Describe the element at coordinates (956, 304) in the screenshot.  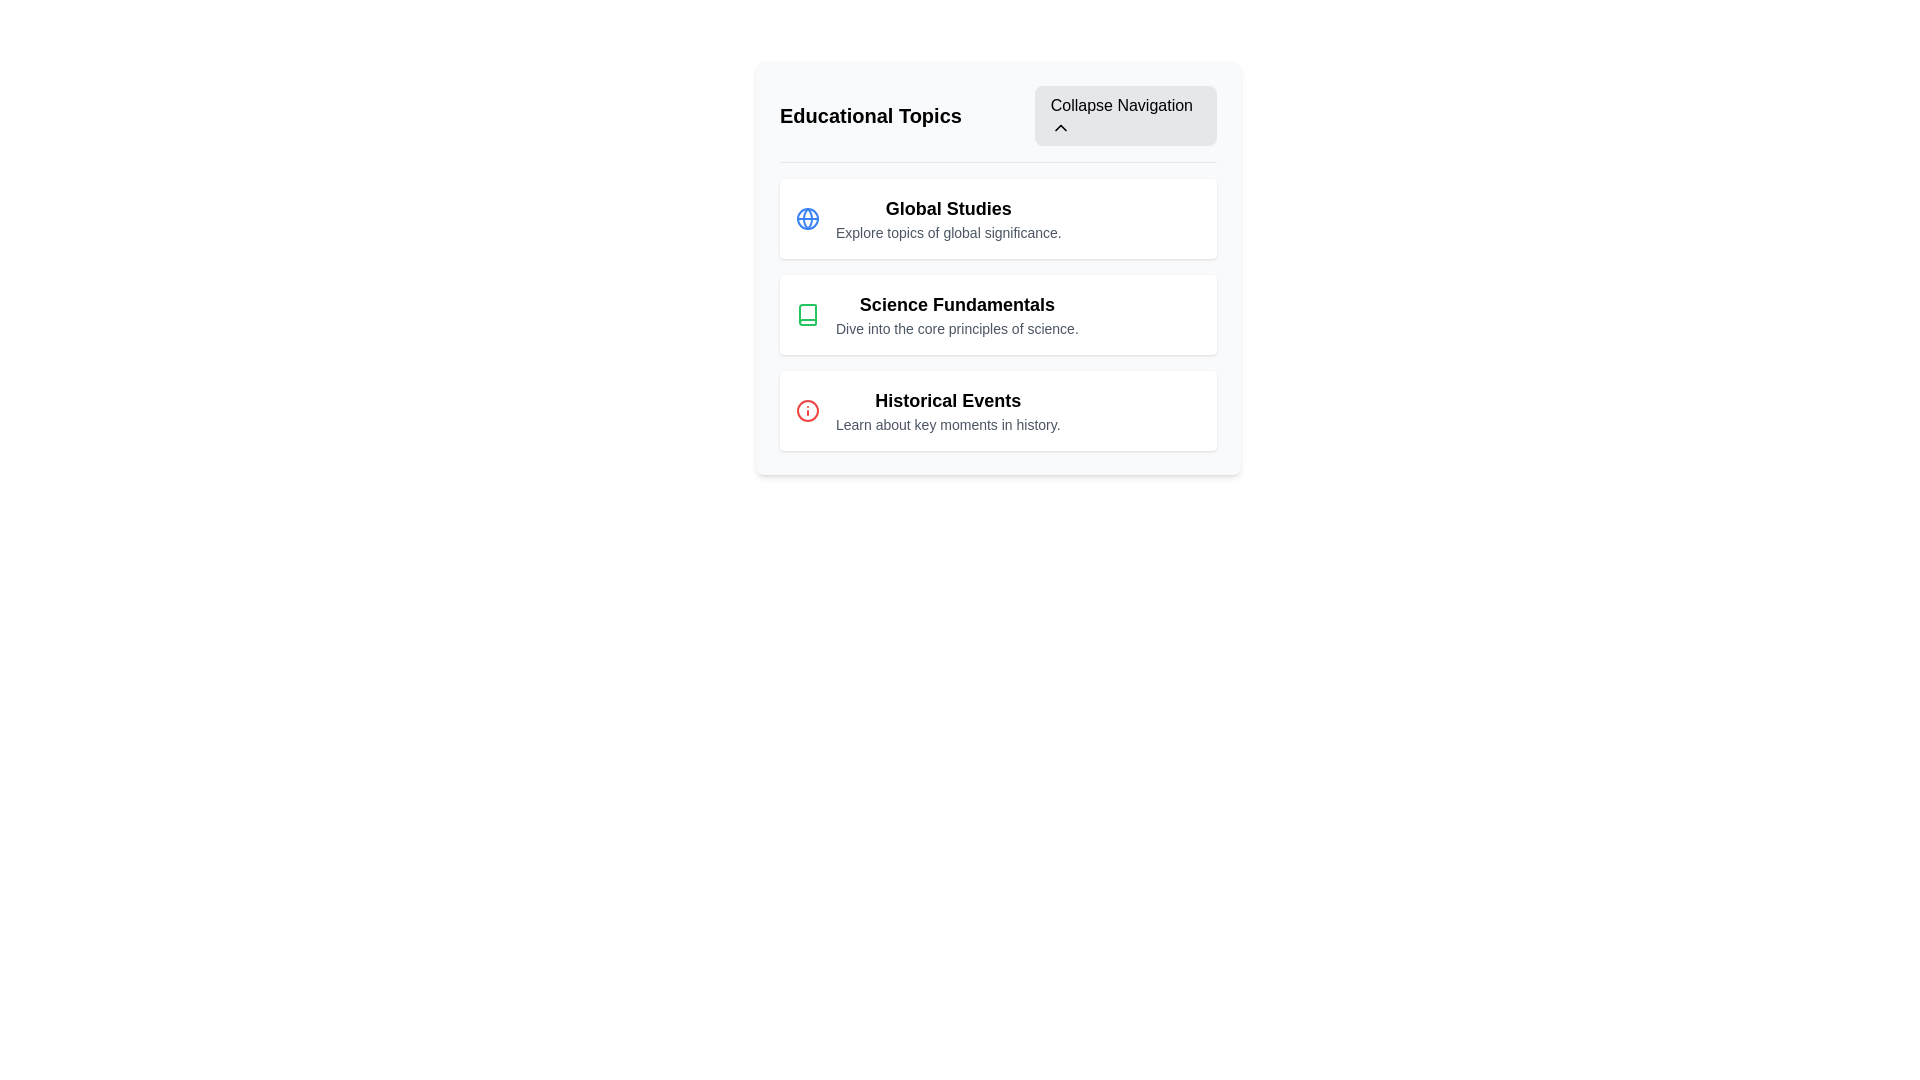
I see `the 'Science Fundamentals' title text label located in the second row of the 'Educational Topics' card, which is centered horizontally in the card` at that location.